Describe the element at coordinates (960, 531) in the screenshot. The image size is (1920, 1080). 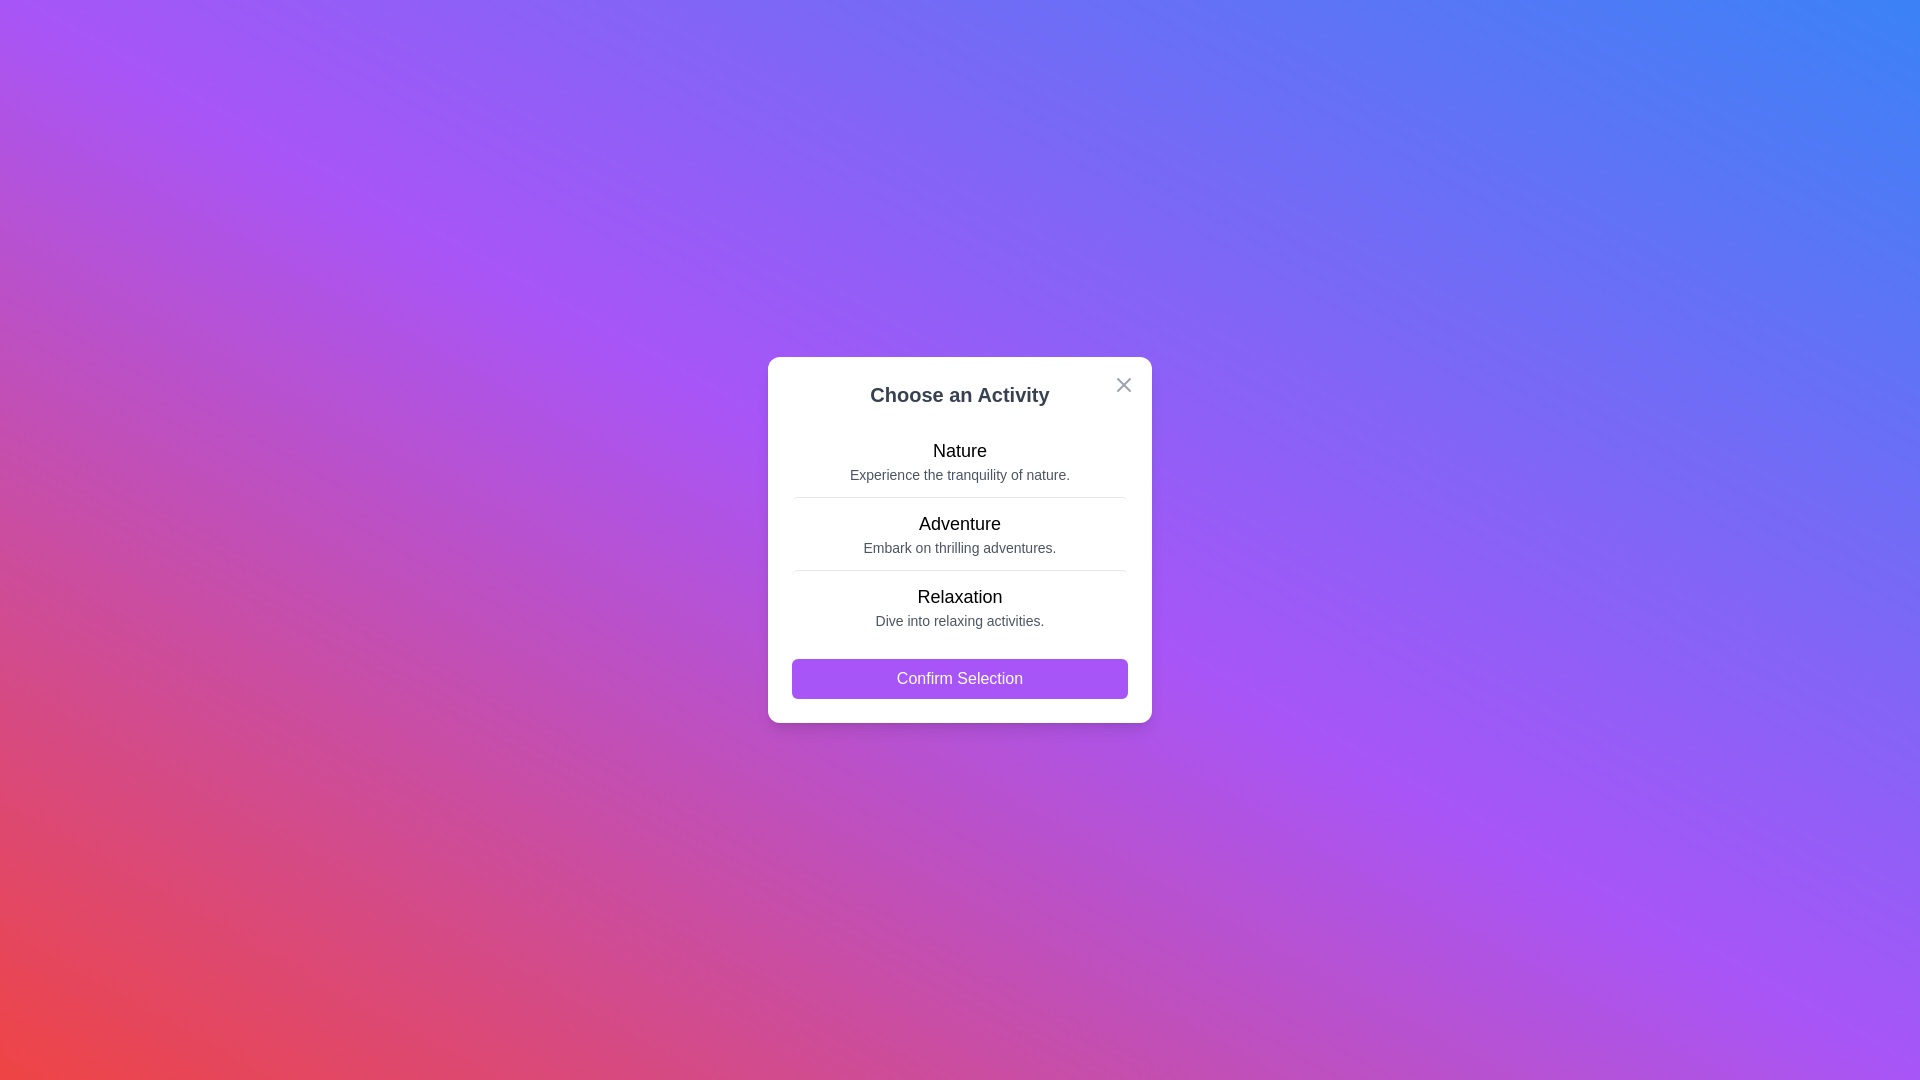
I see `the item Adventure from the list` at that location.